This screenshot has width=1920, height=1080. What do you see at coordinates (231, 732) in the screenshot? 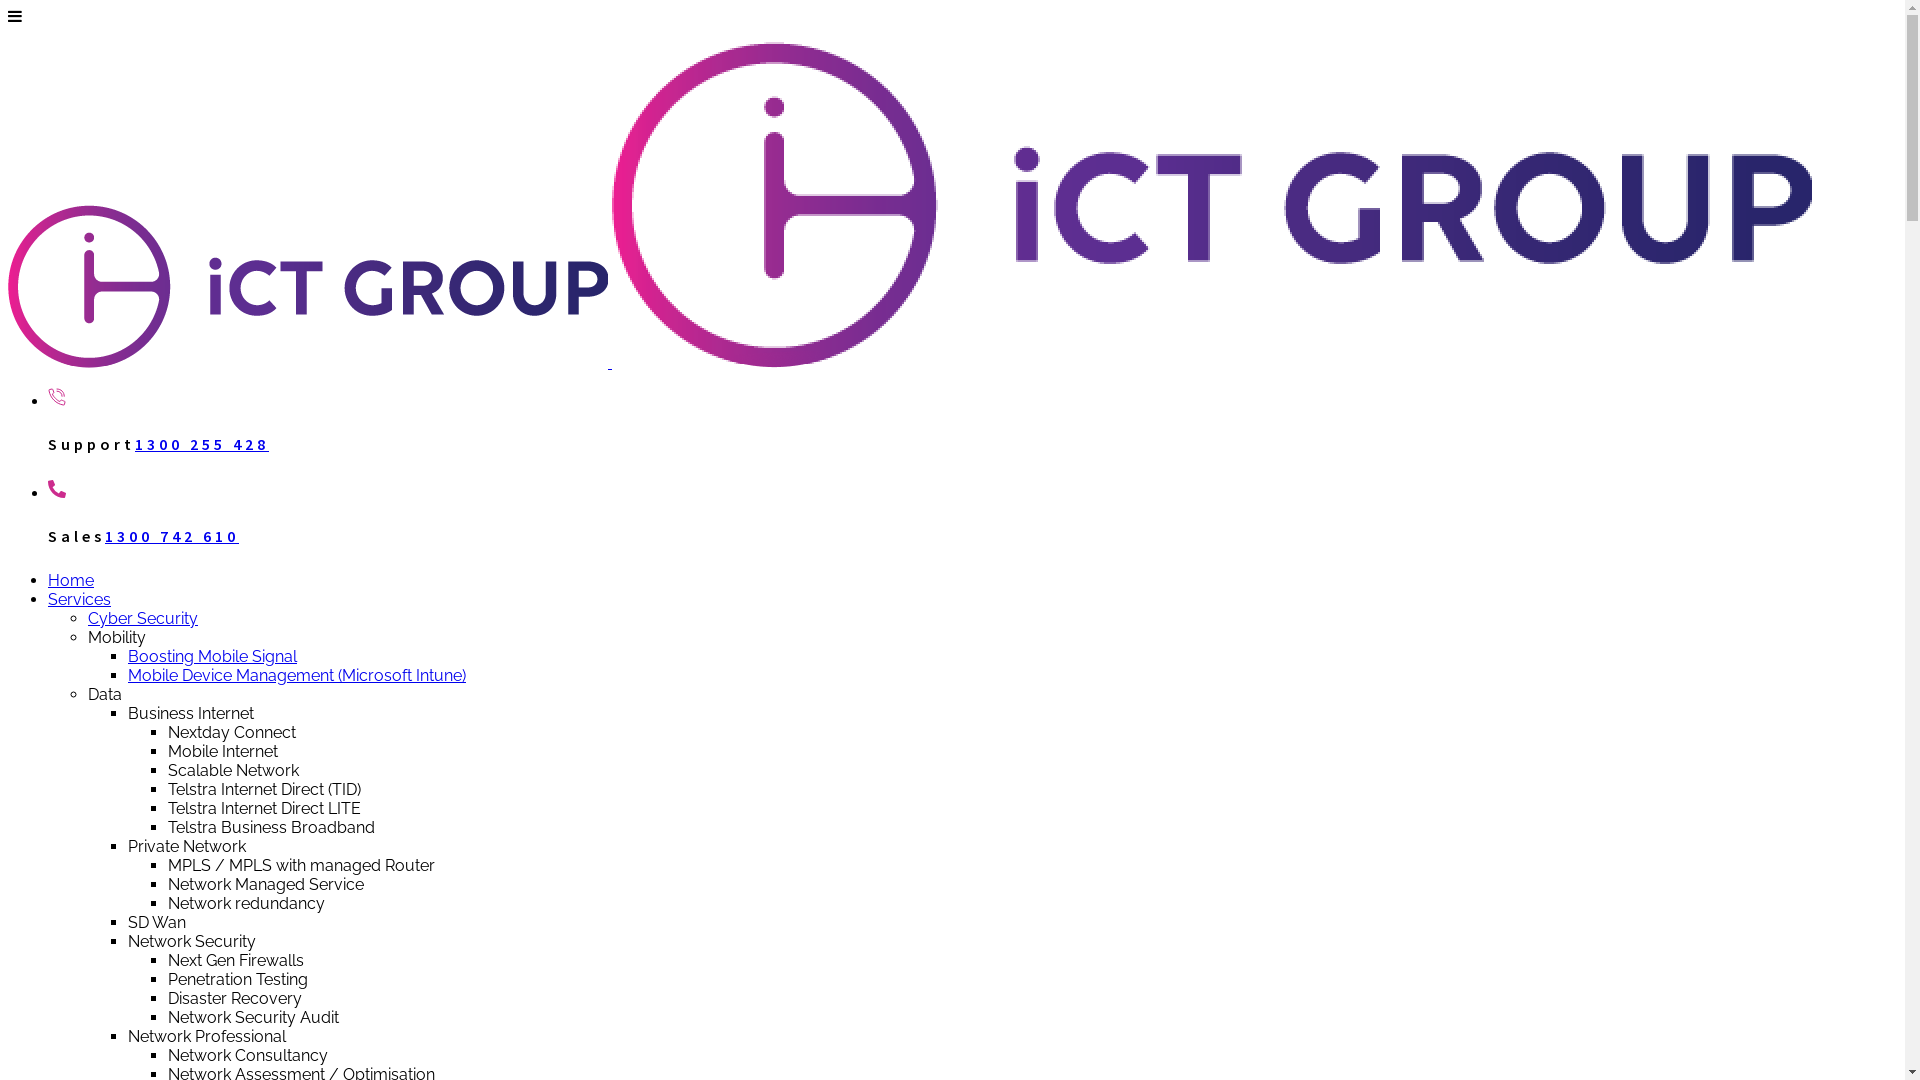
I see `'Nextday Connect'` at bounding box center [231, 732].